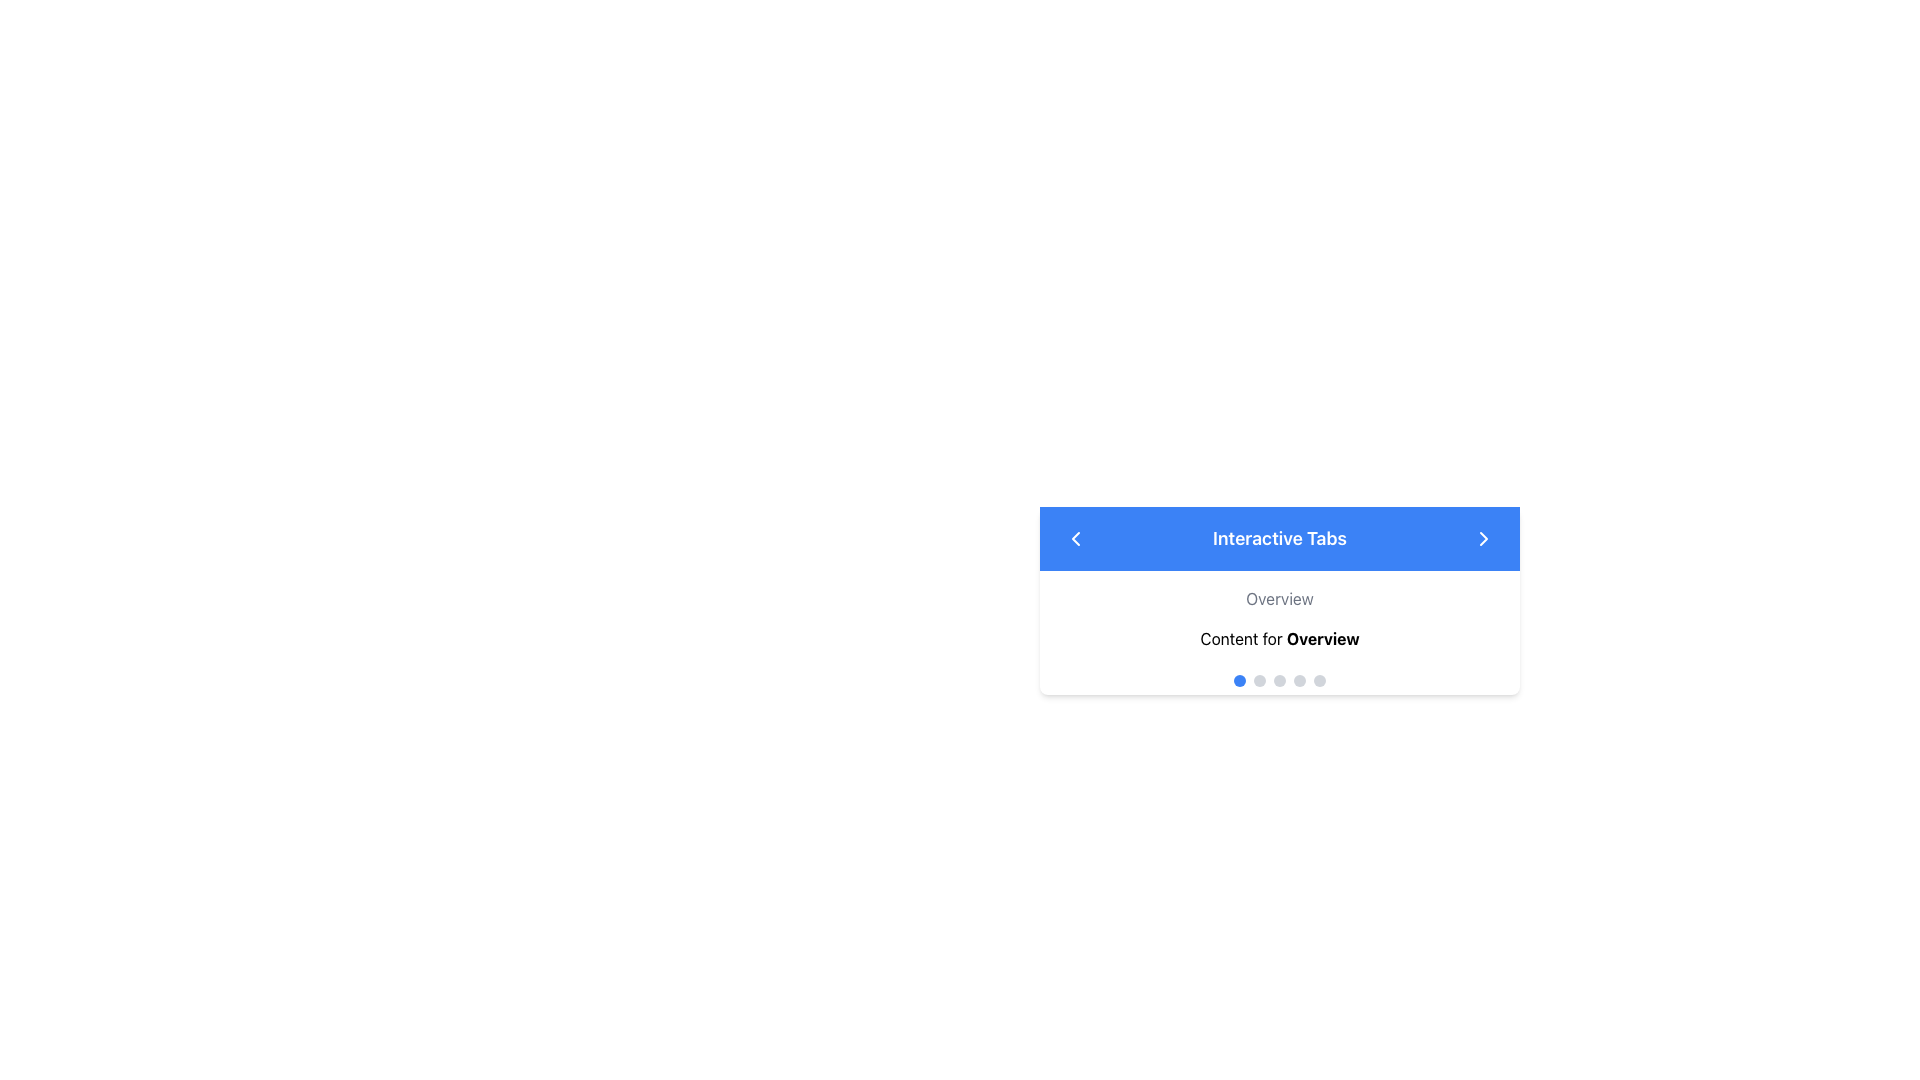 This screenshot has width=1920, height=1080. I want to click on the blue header banner labeled 'Interactive Tabs' to trigger hover effects, so click(1280, 538).